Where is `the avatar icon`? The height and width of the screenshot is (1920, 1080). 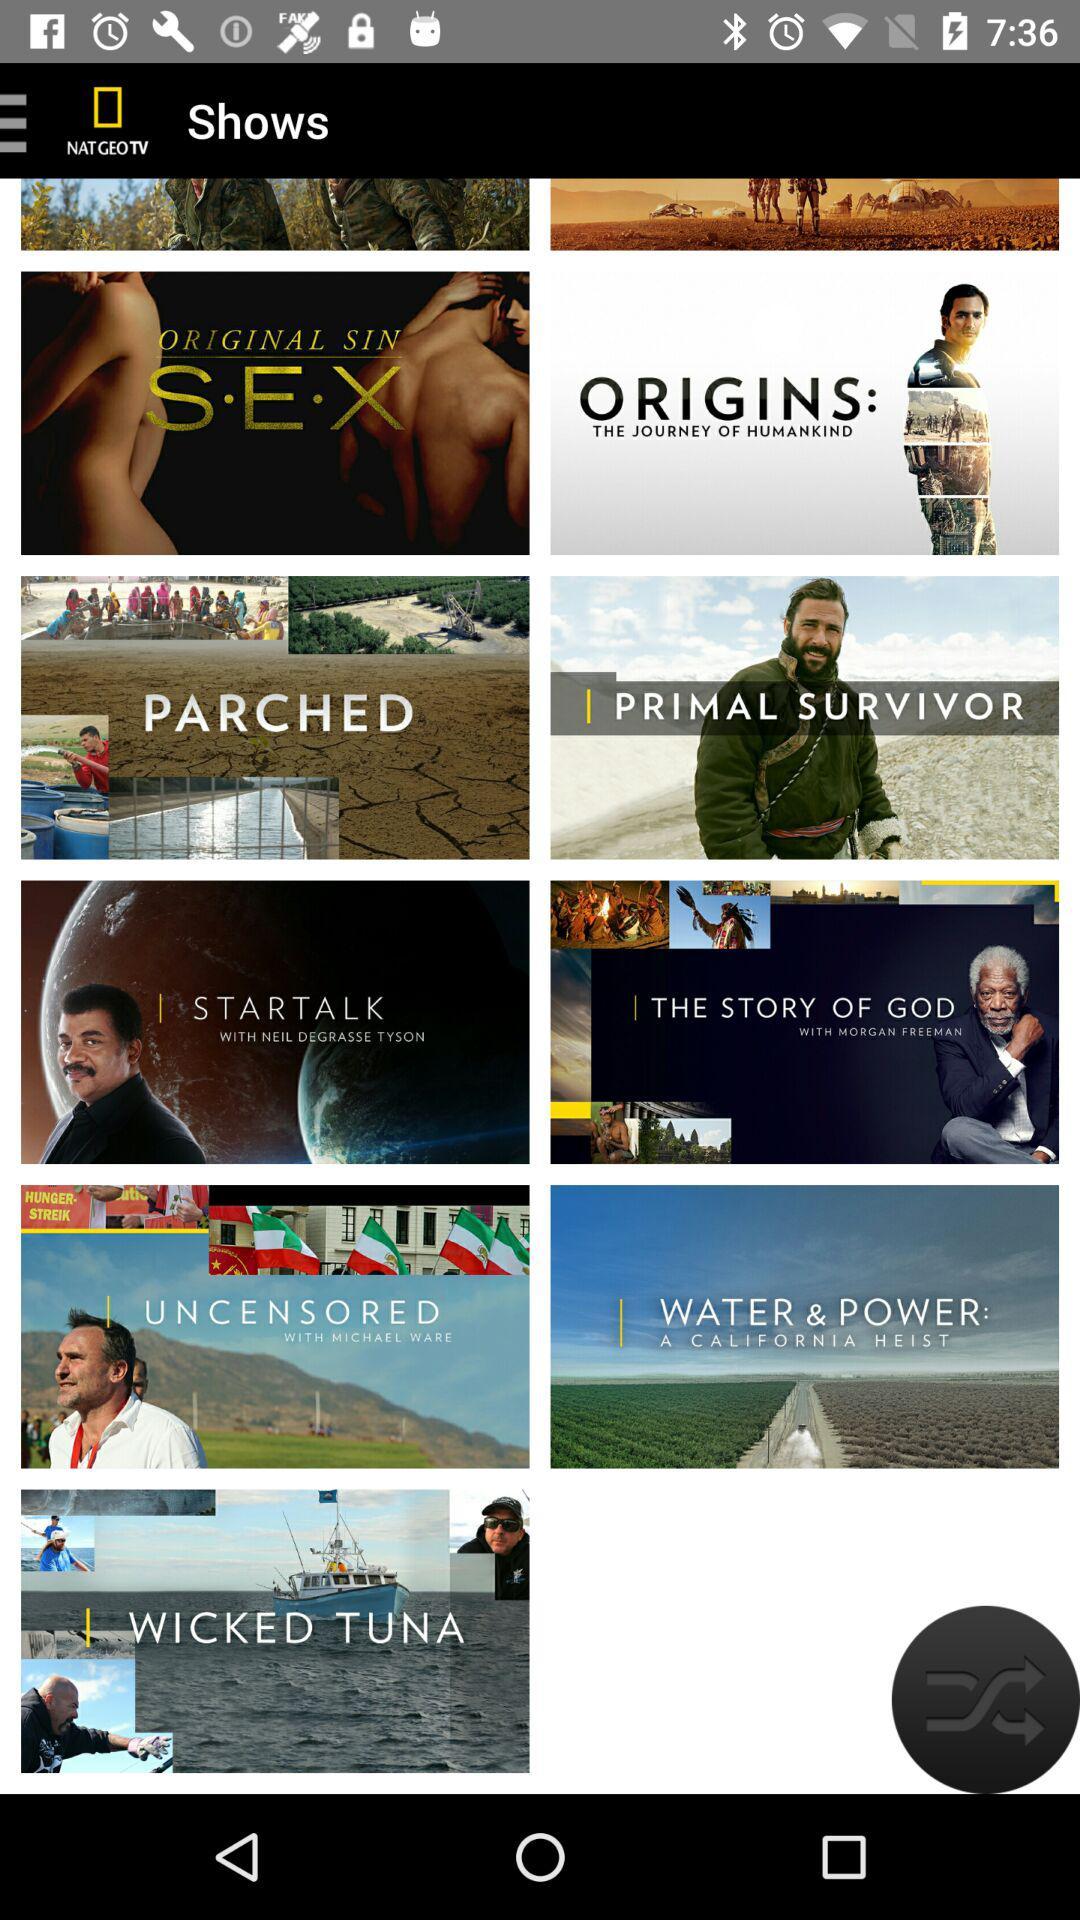
the avatar icon is located at coordinates (984, 1698).